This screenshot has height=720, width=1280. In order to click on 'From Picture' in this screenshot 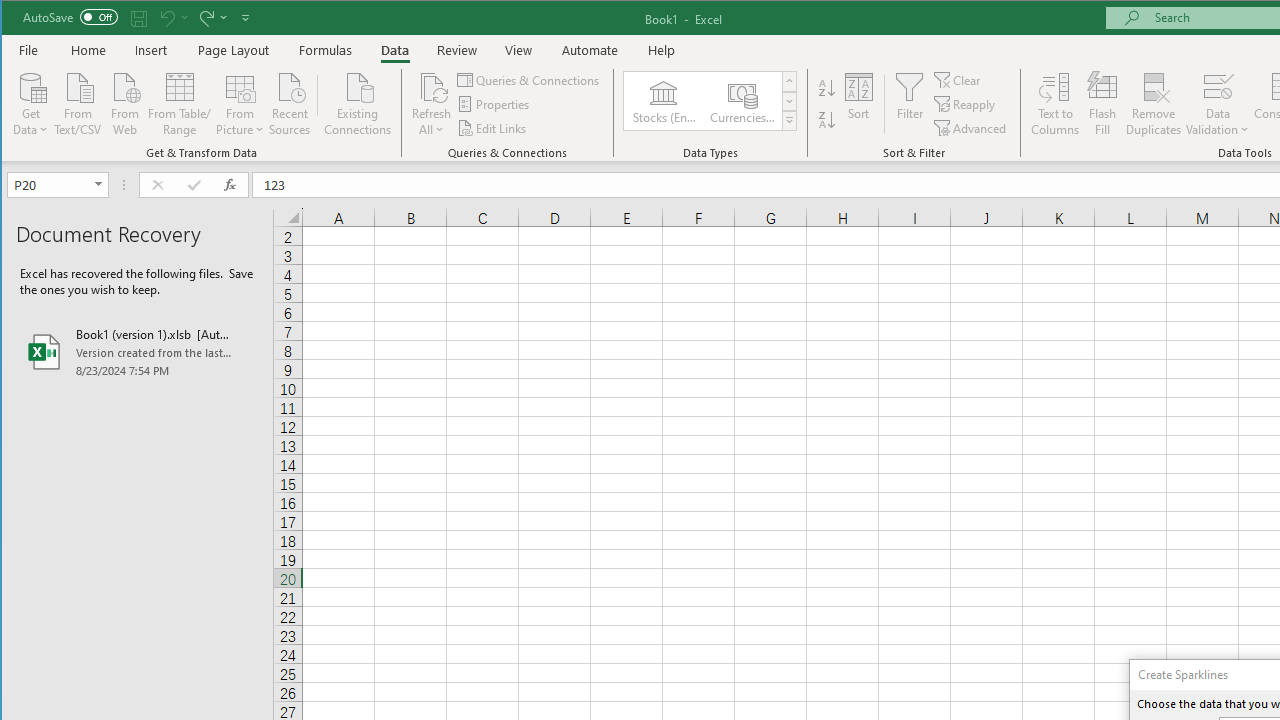, I will do `click(240, 102)`.